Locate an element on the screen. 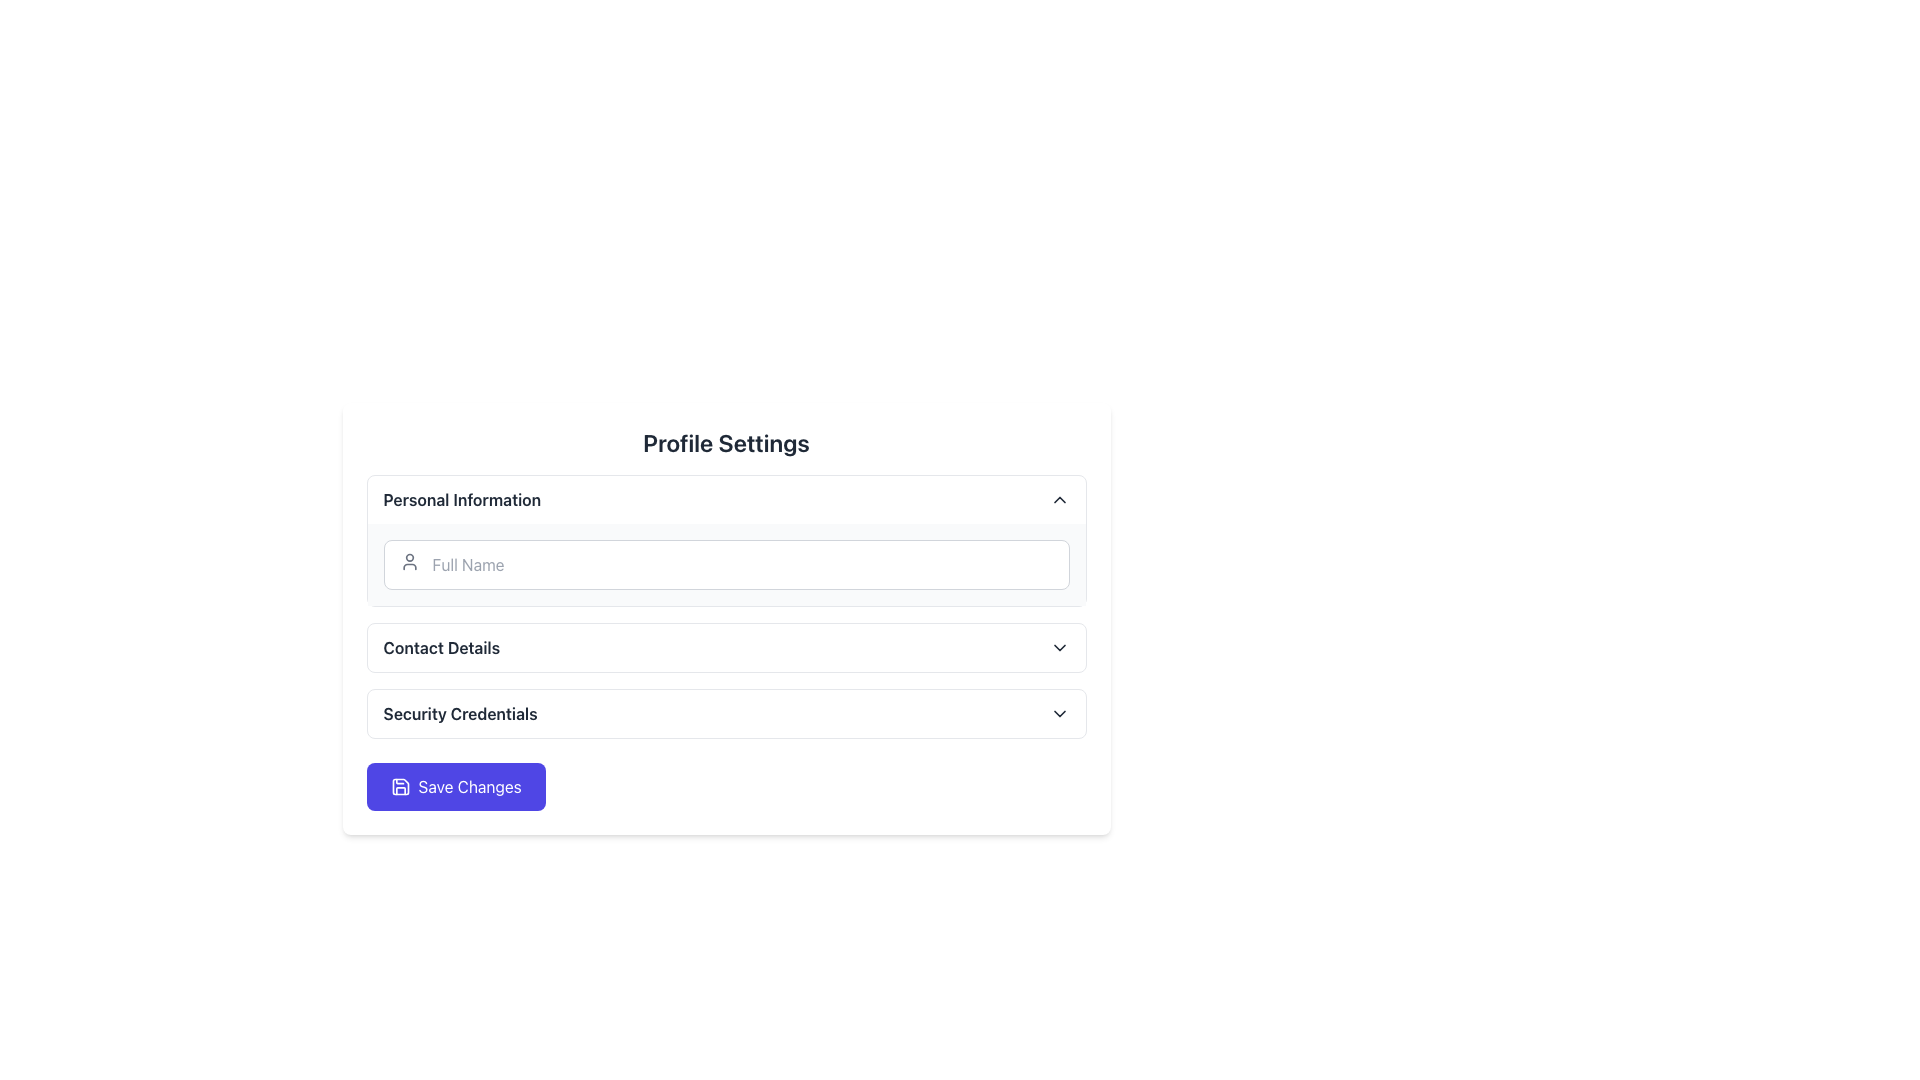 The height and width of the screenshot is (1080, 1920). the upward-pointing chevron icon located on the right edge of the 'Personal Information' header is located at coordinates (1058, 499).